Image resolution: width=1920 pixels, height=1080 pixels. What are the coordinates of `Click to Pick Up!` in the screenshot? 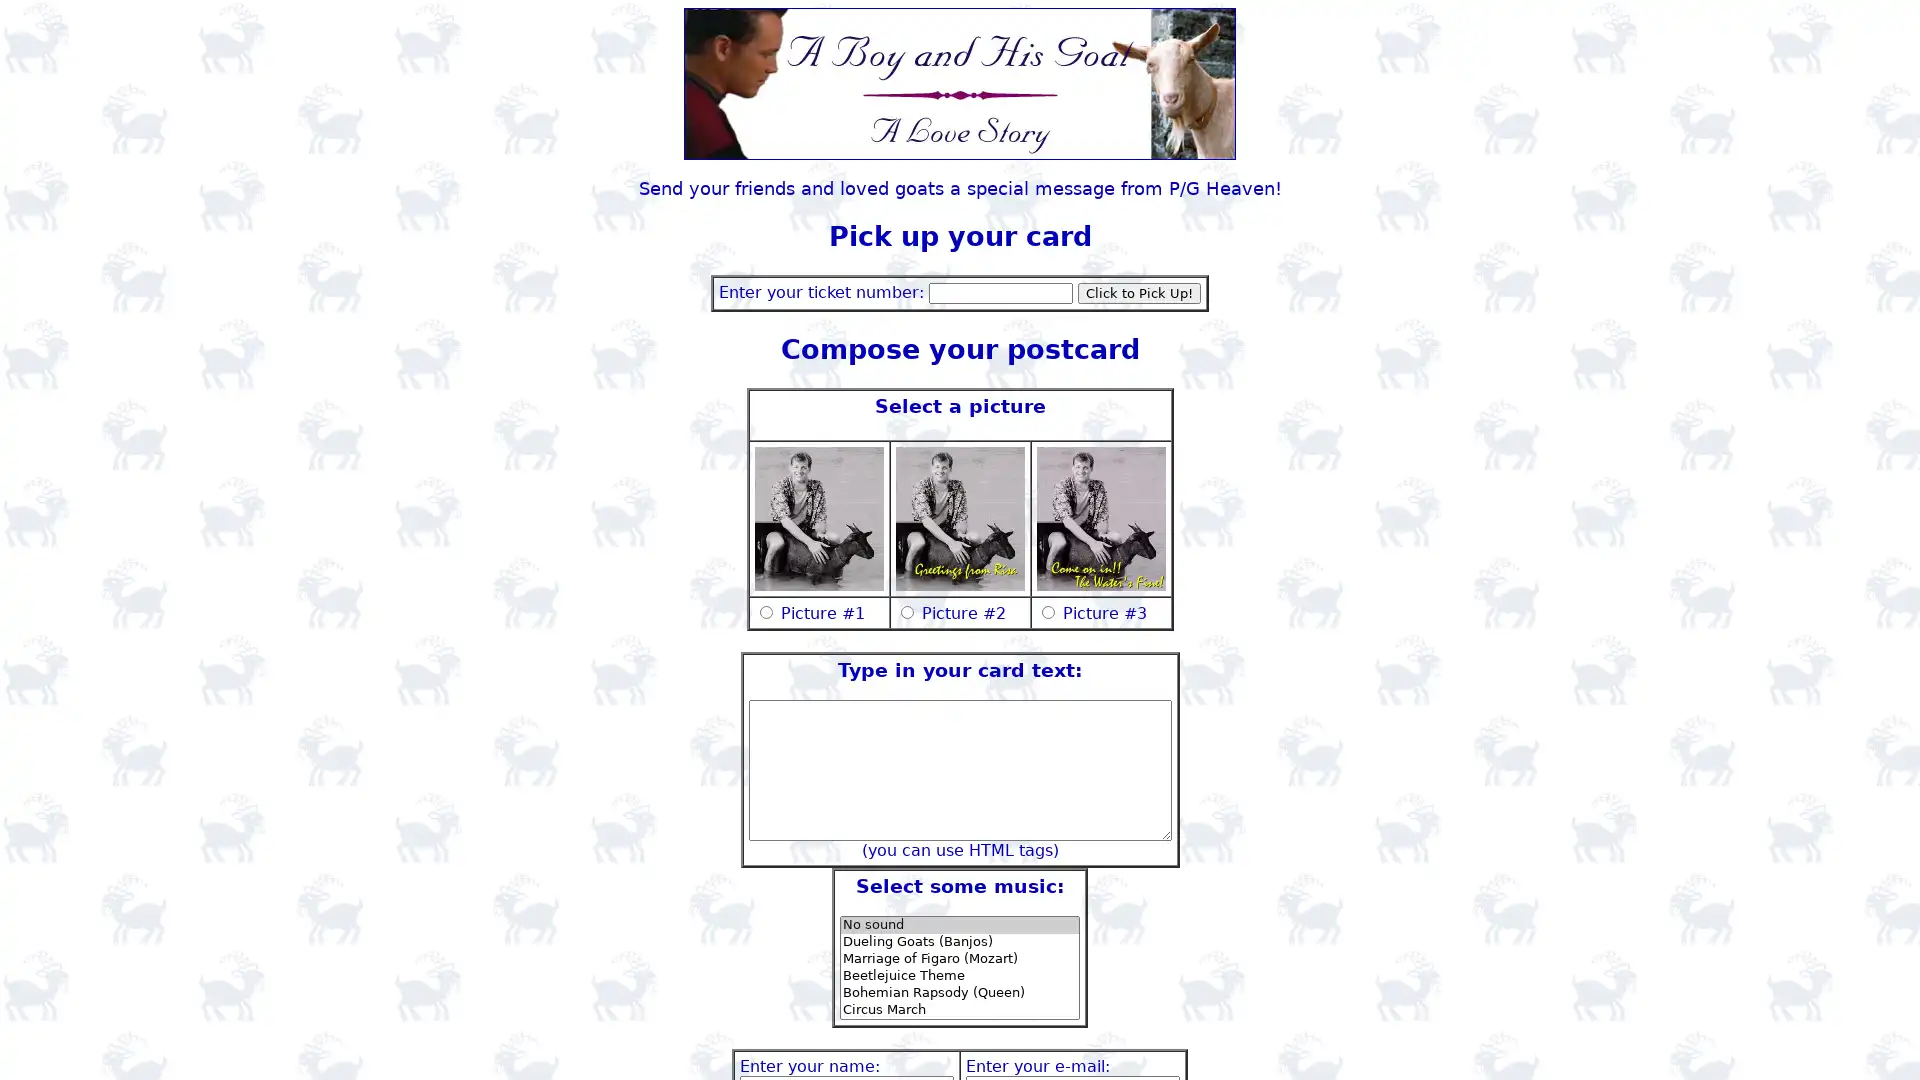 It's located at (1139, 292).